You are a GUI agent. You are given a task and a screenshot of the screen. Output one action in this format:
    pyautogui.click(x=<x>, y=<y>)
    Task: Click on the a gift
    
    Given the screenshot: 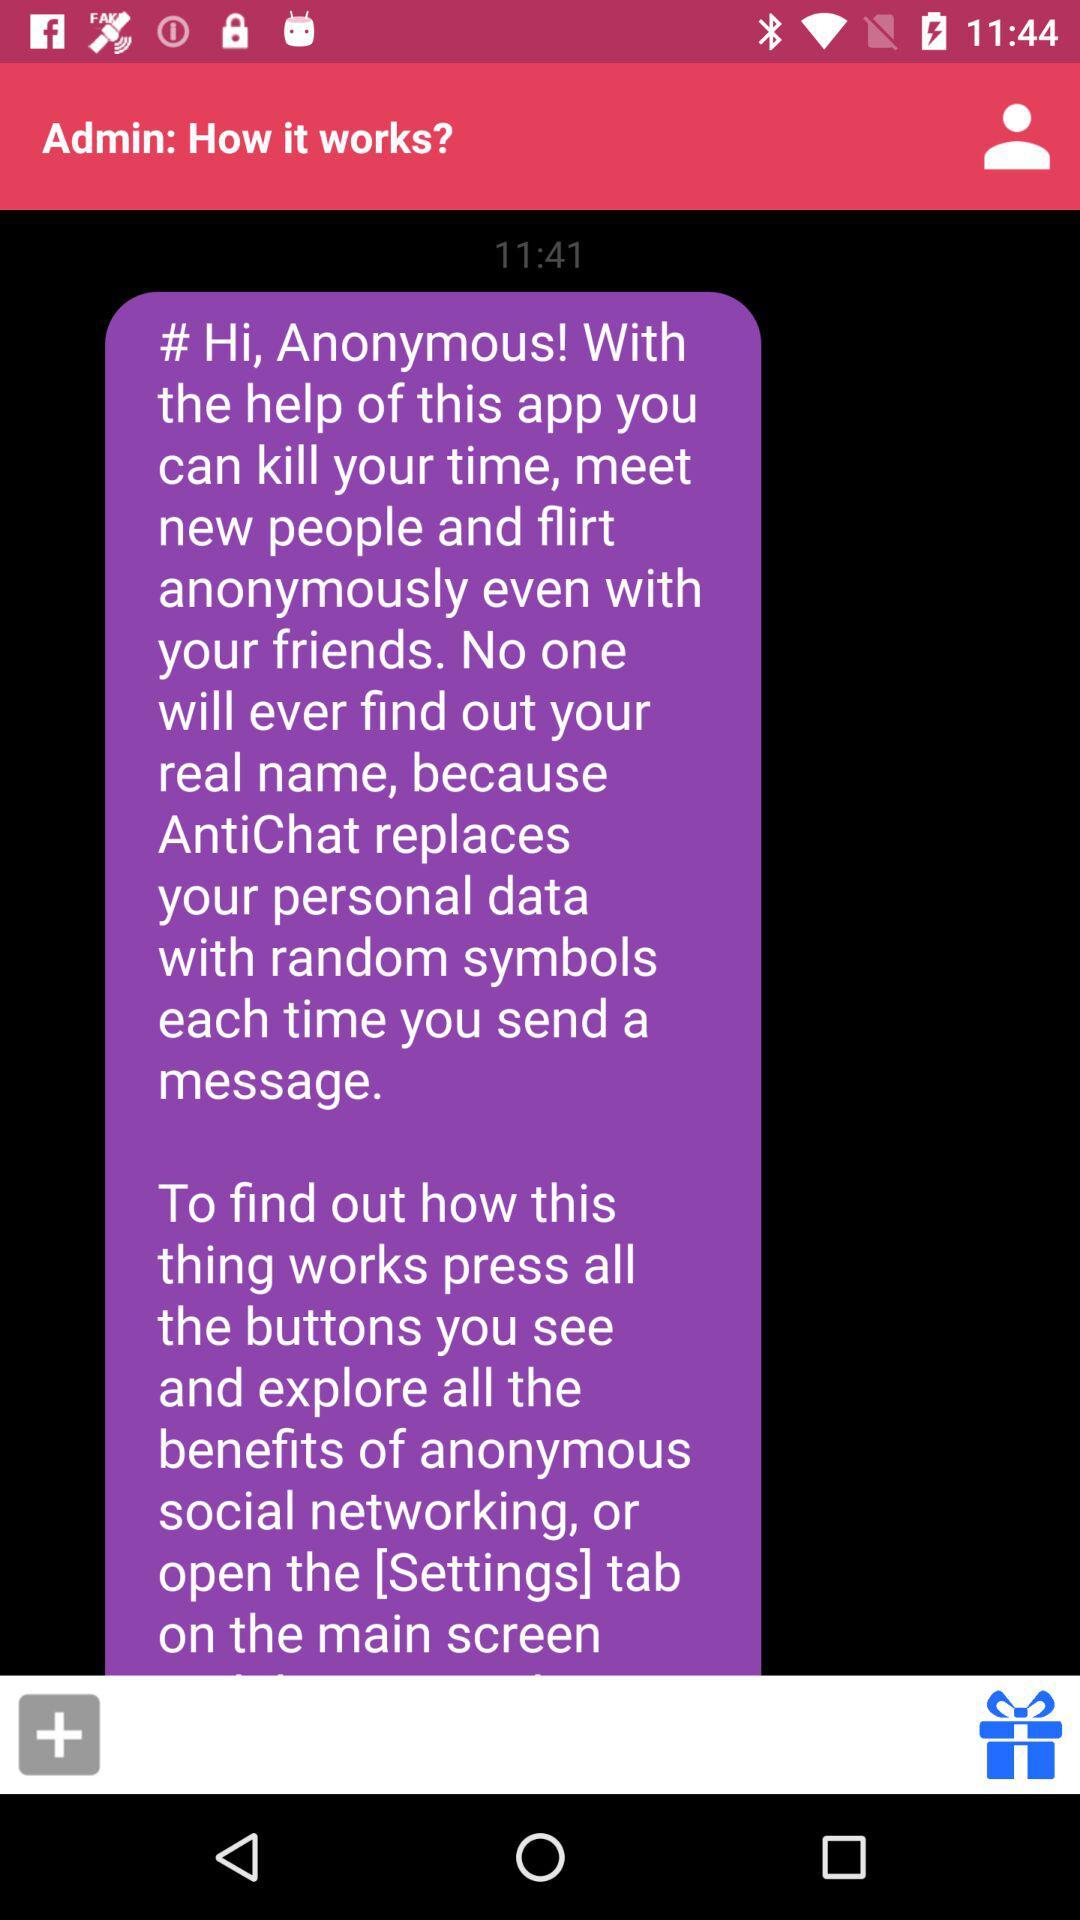 What is the action you would take?
    pyautogui.click(x=58, y=1733)
    